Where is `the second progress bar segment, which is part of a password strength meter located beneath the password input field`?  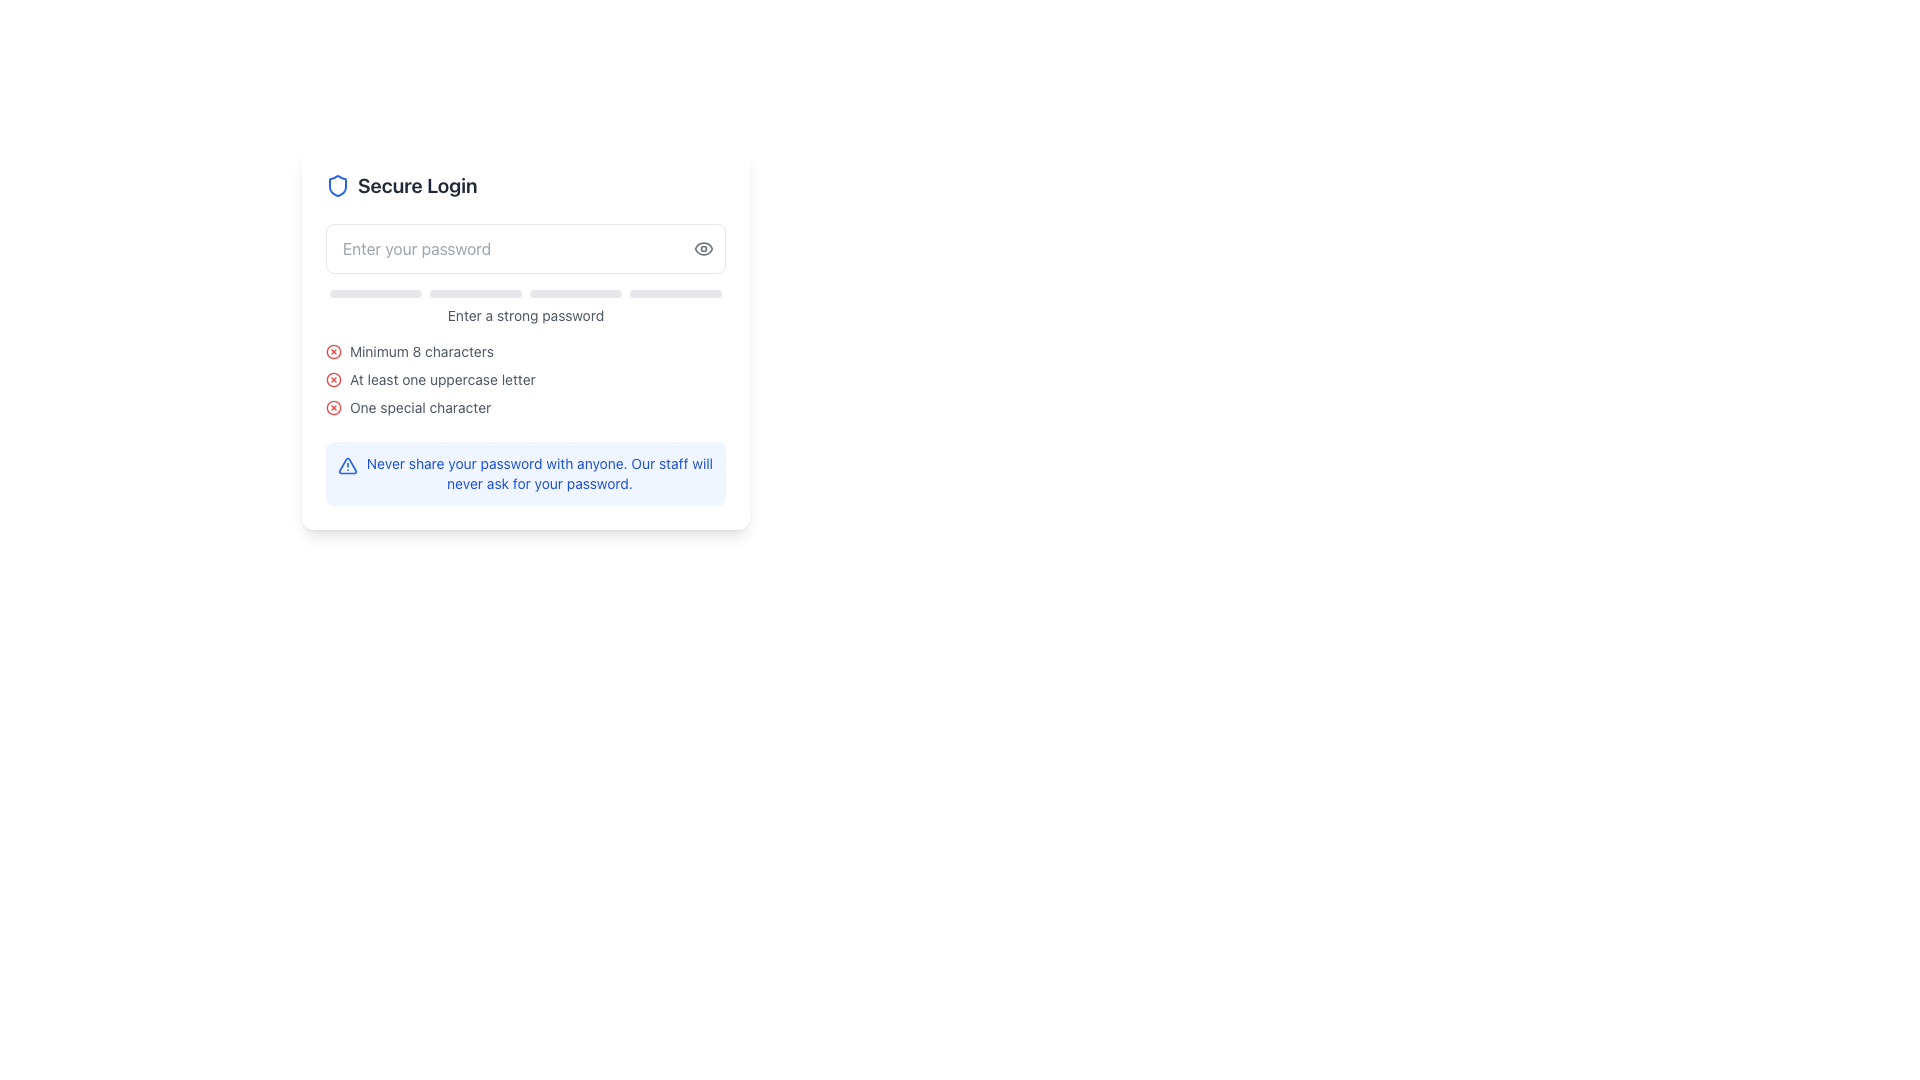
the second progress bar segment, which is part of a password strength meter located beneath the password input field is located at coordinates (474, 293).